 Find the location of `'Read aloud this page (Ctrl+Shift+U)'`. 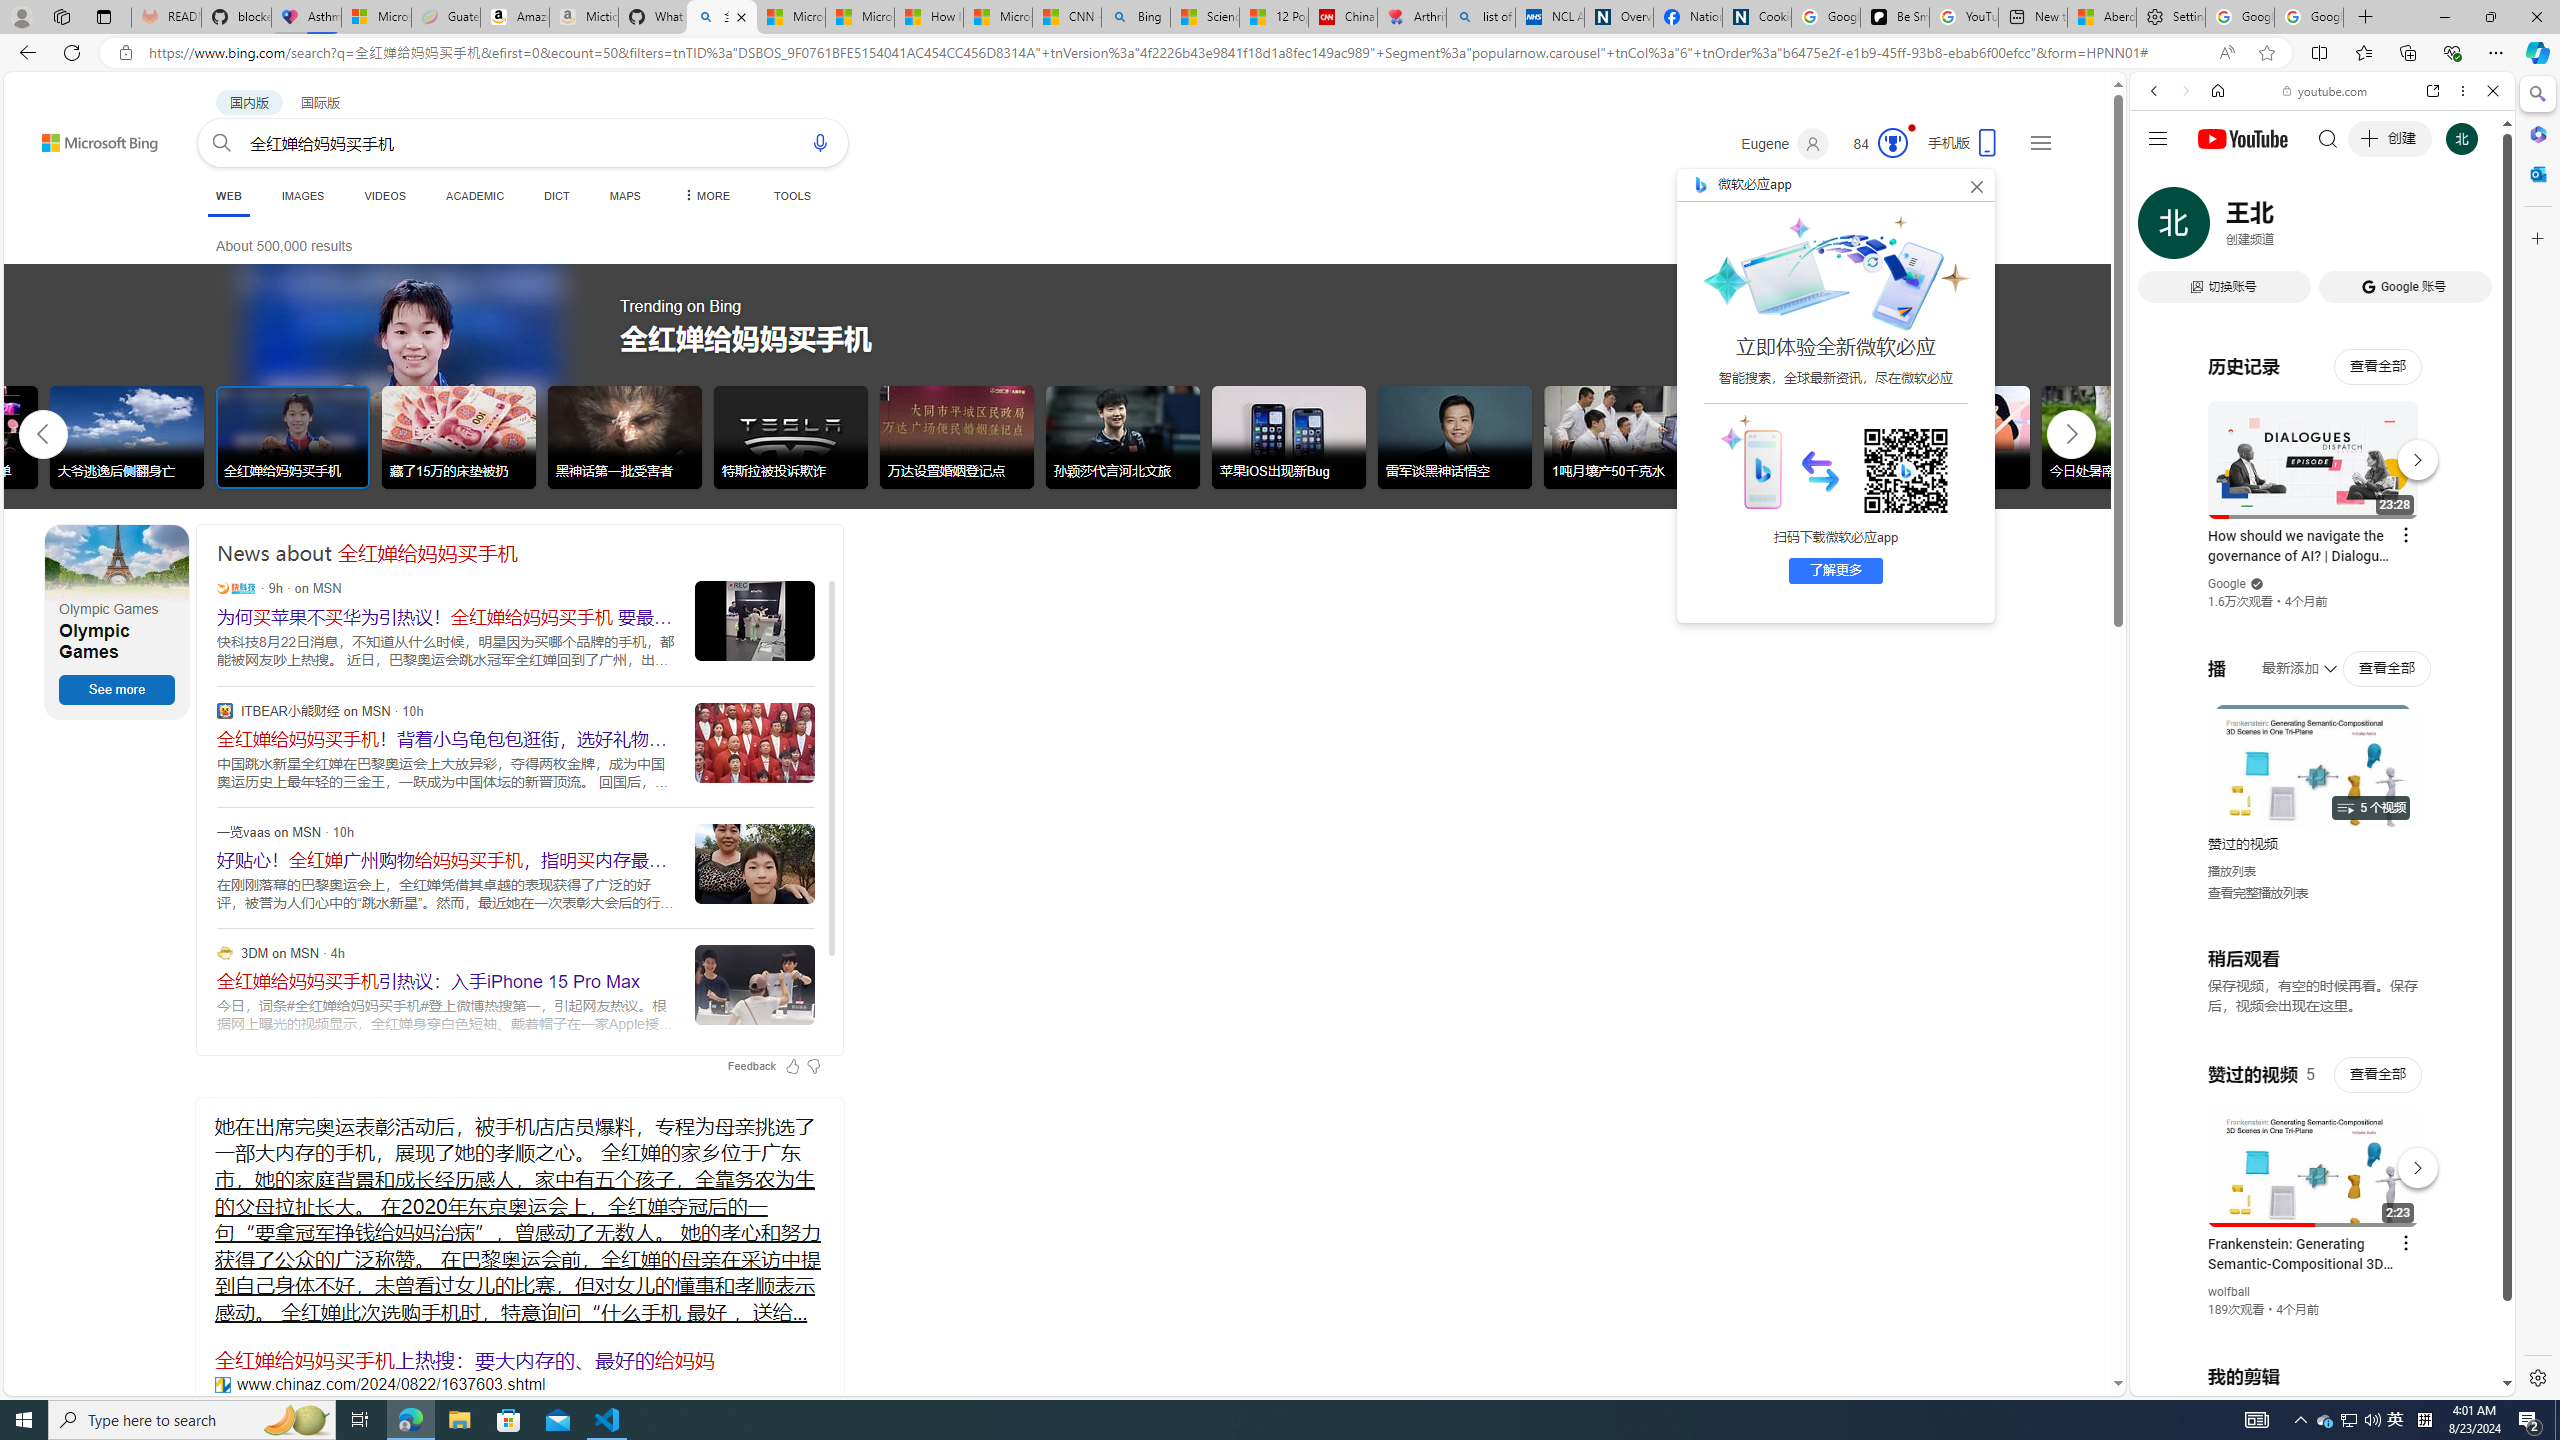

'Read aloud this page (Ctrl+Shift+U)' is located at coordinates (2226, 53).